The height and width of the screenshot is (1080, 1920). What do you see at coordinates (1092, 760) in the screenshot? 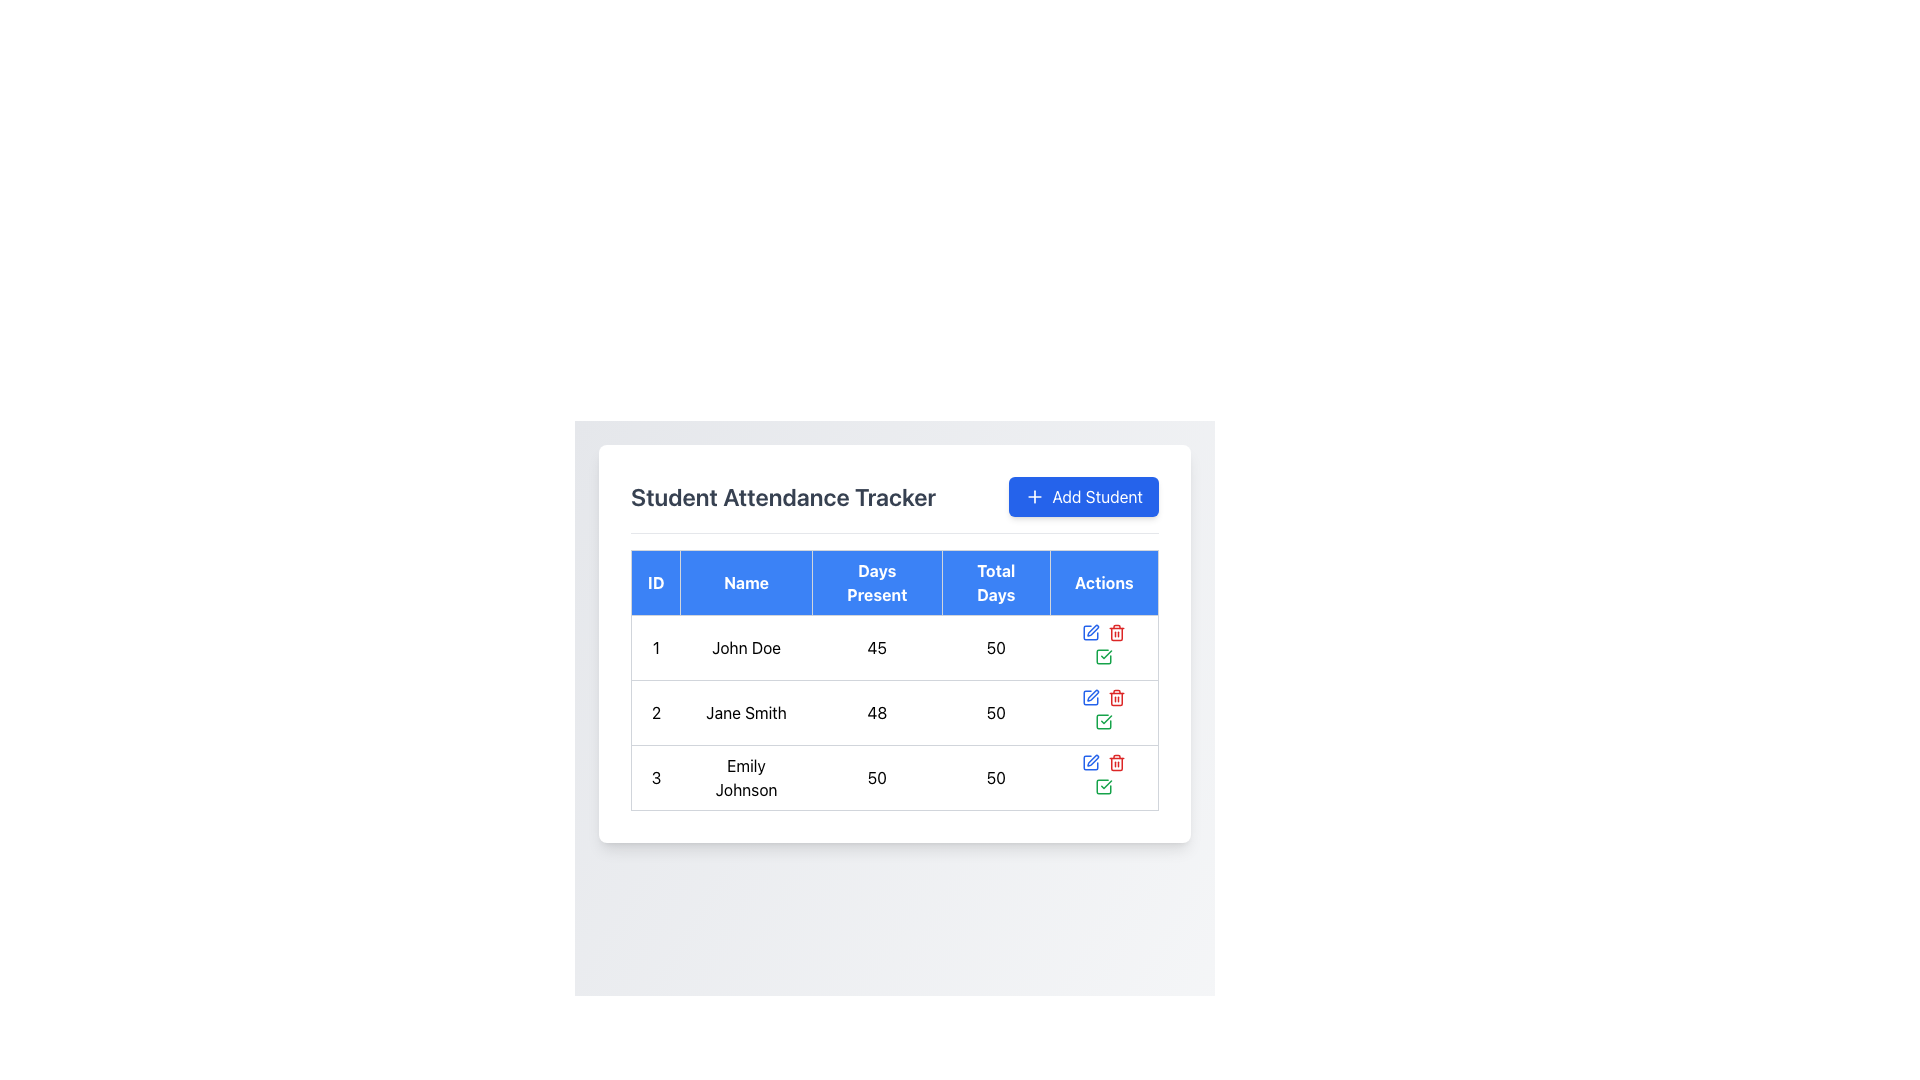
I see `the edit icon represented by a minimalistic pen overlaying a square in the 'Actions' column of the third row for 'Emily Johnson'` at bounding box center [1092, 760].